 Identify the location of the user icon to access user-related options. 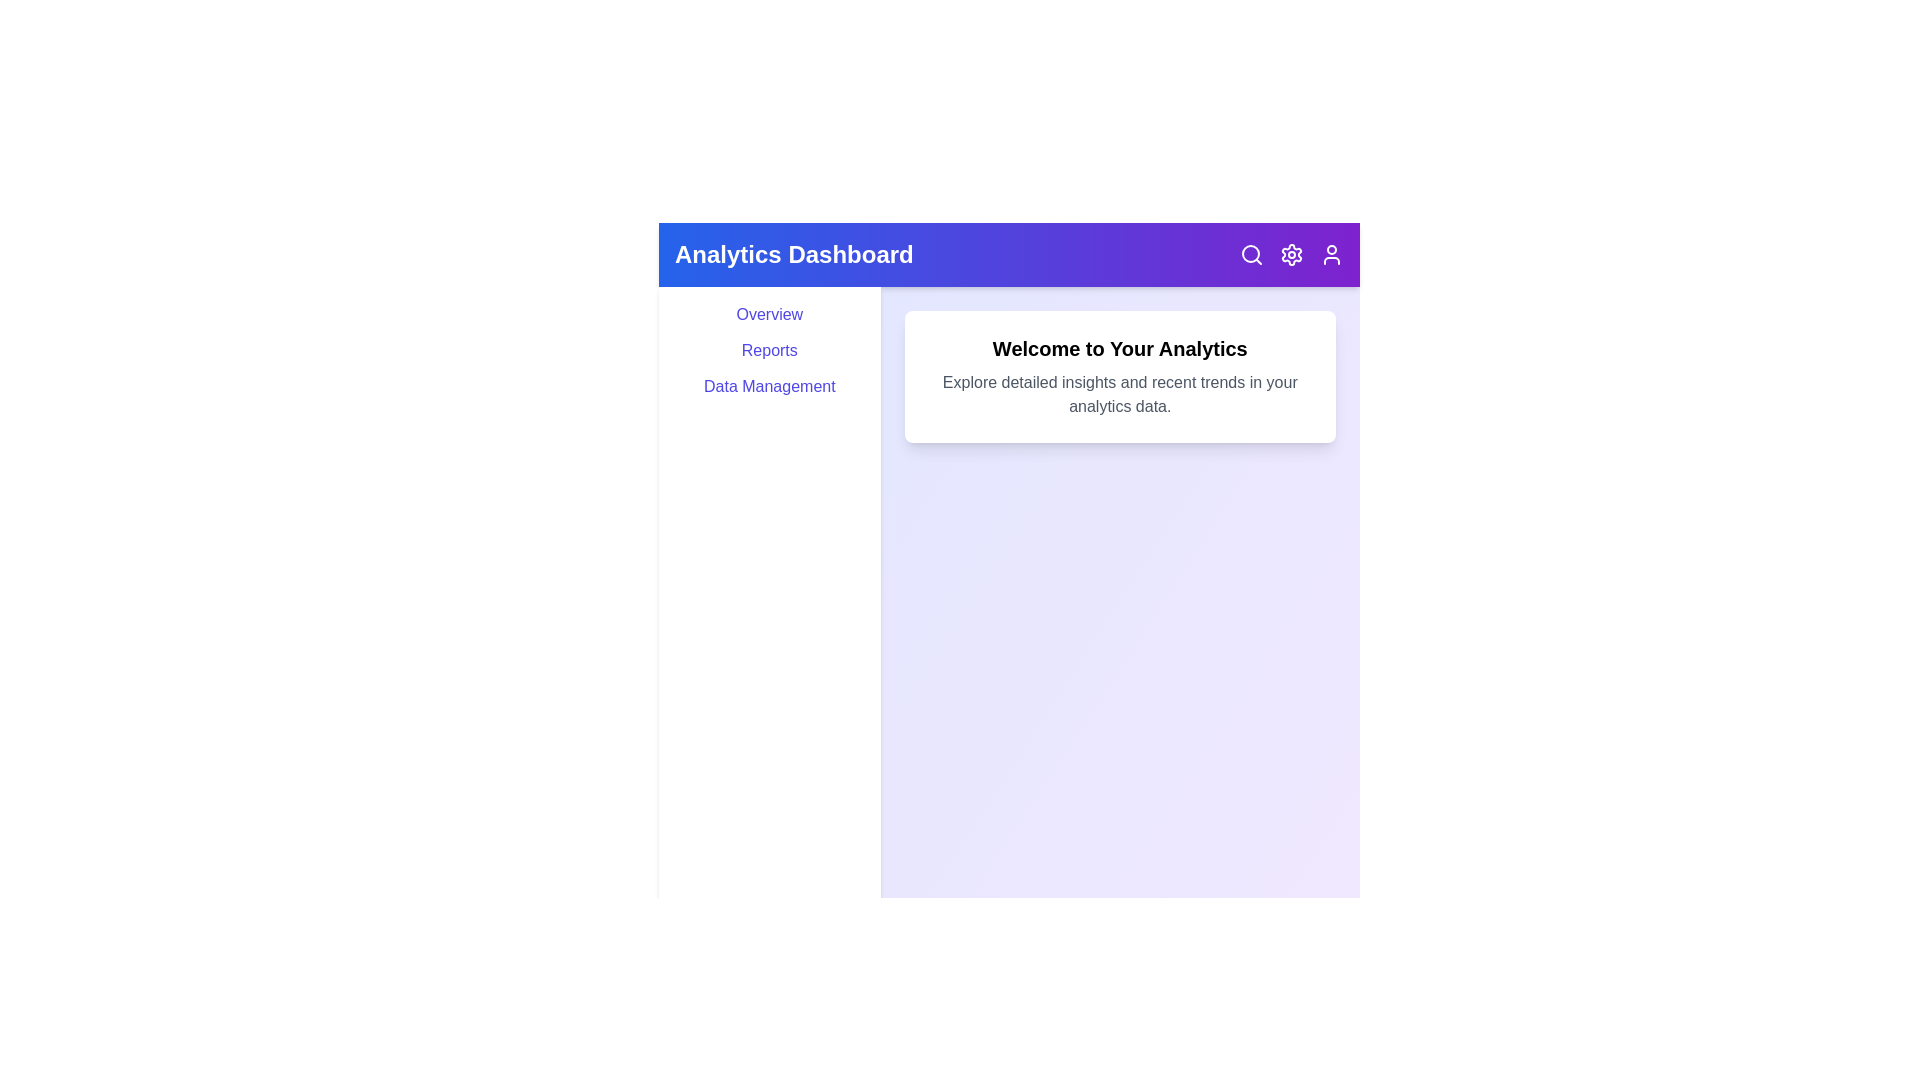
(1331, 253).